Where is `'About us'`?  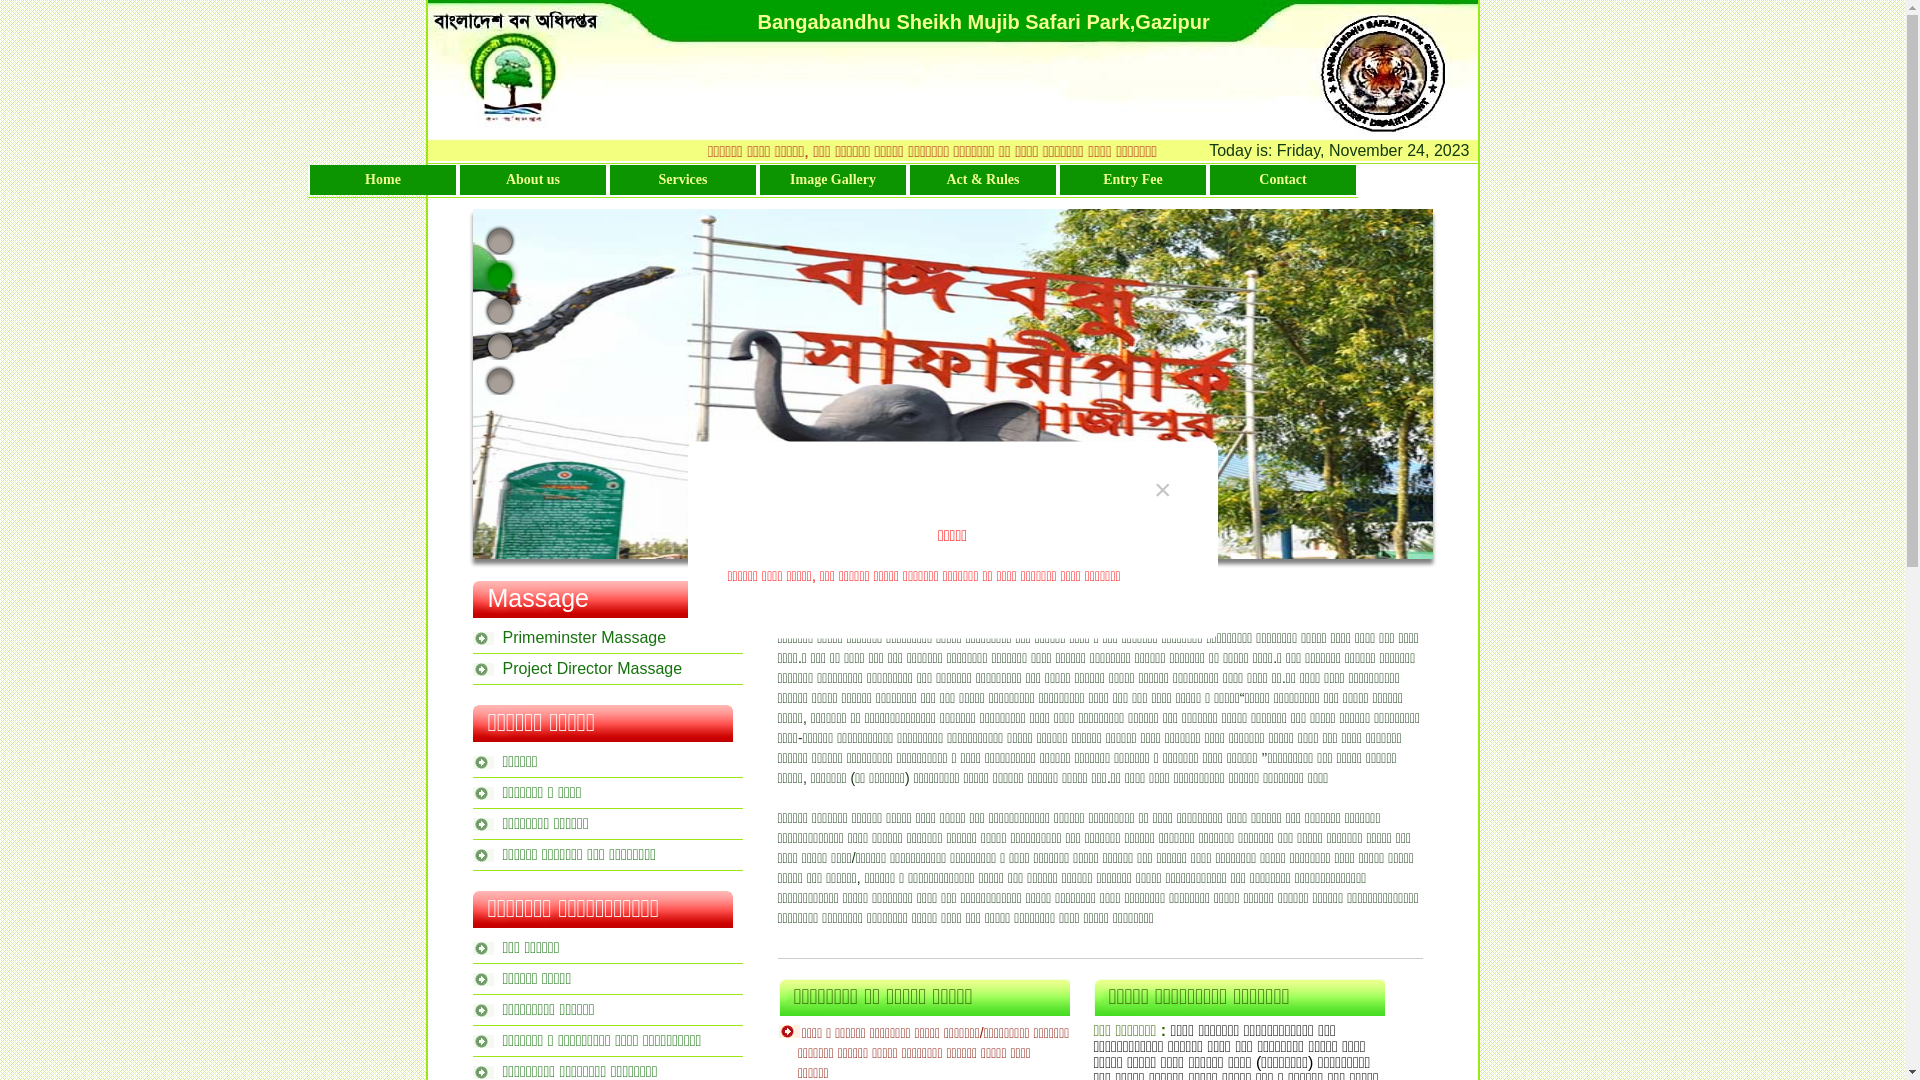 'About us' is located at coordinates (532, 180).